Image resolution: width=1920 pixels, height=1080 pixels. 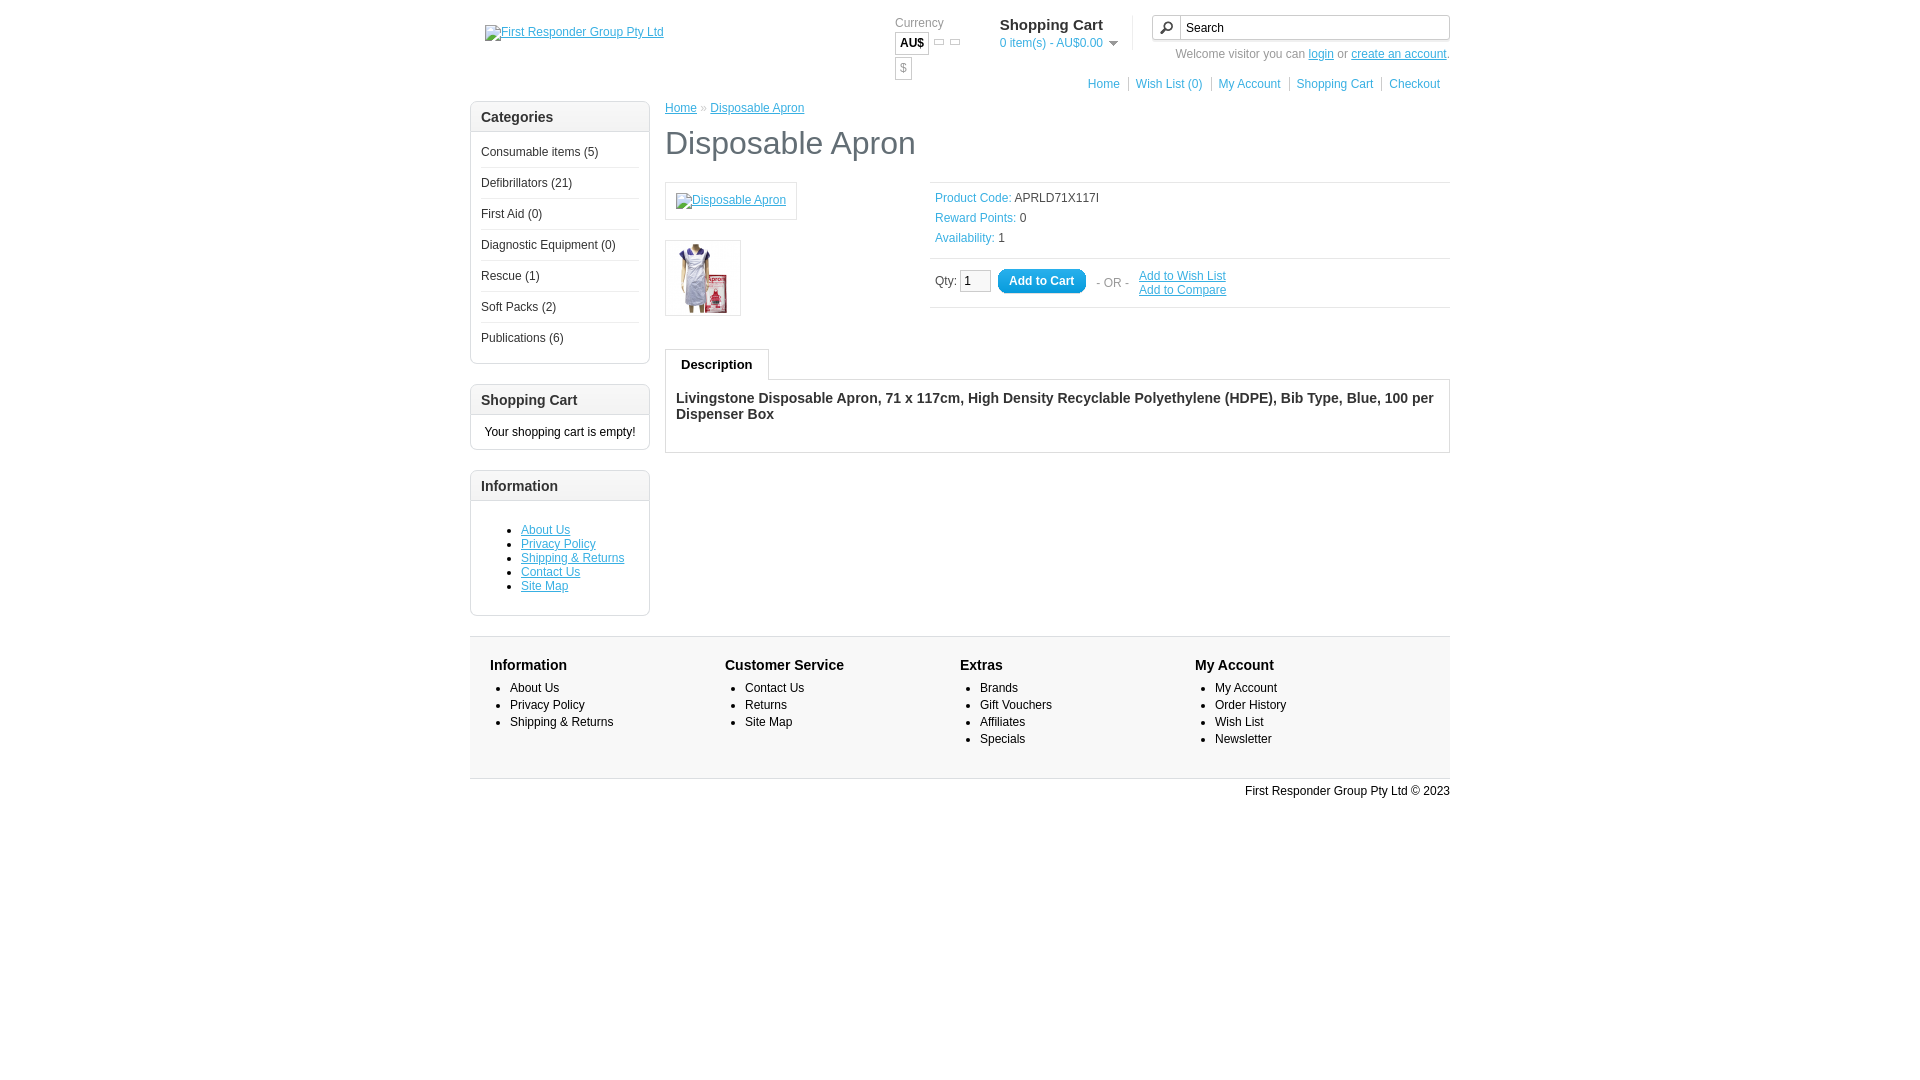 What do you see at coordinates (526, 182) in the screenshot?
I see `'Defibrillators (21)'` at bounding box center [526, 182].